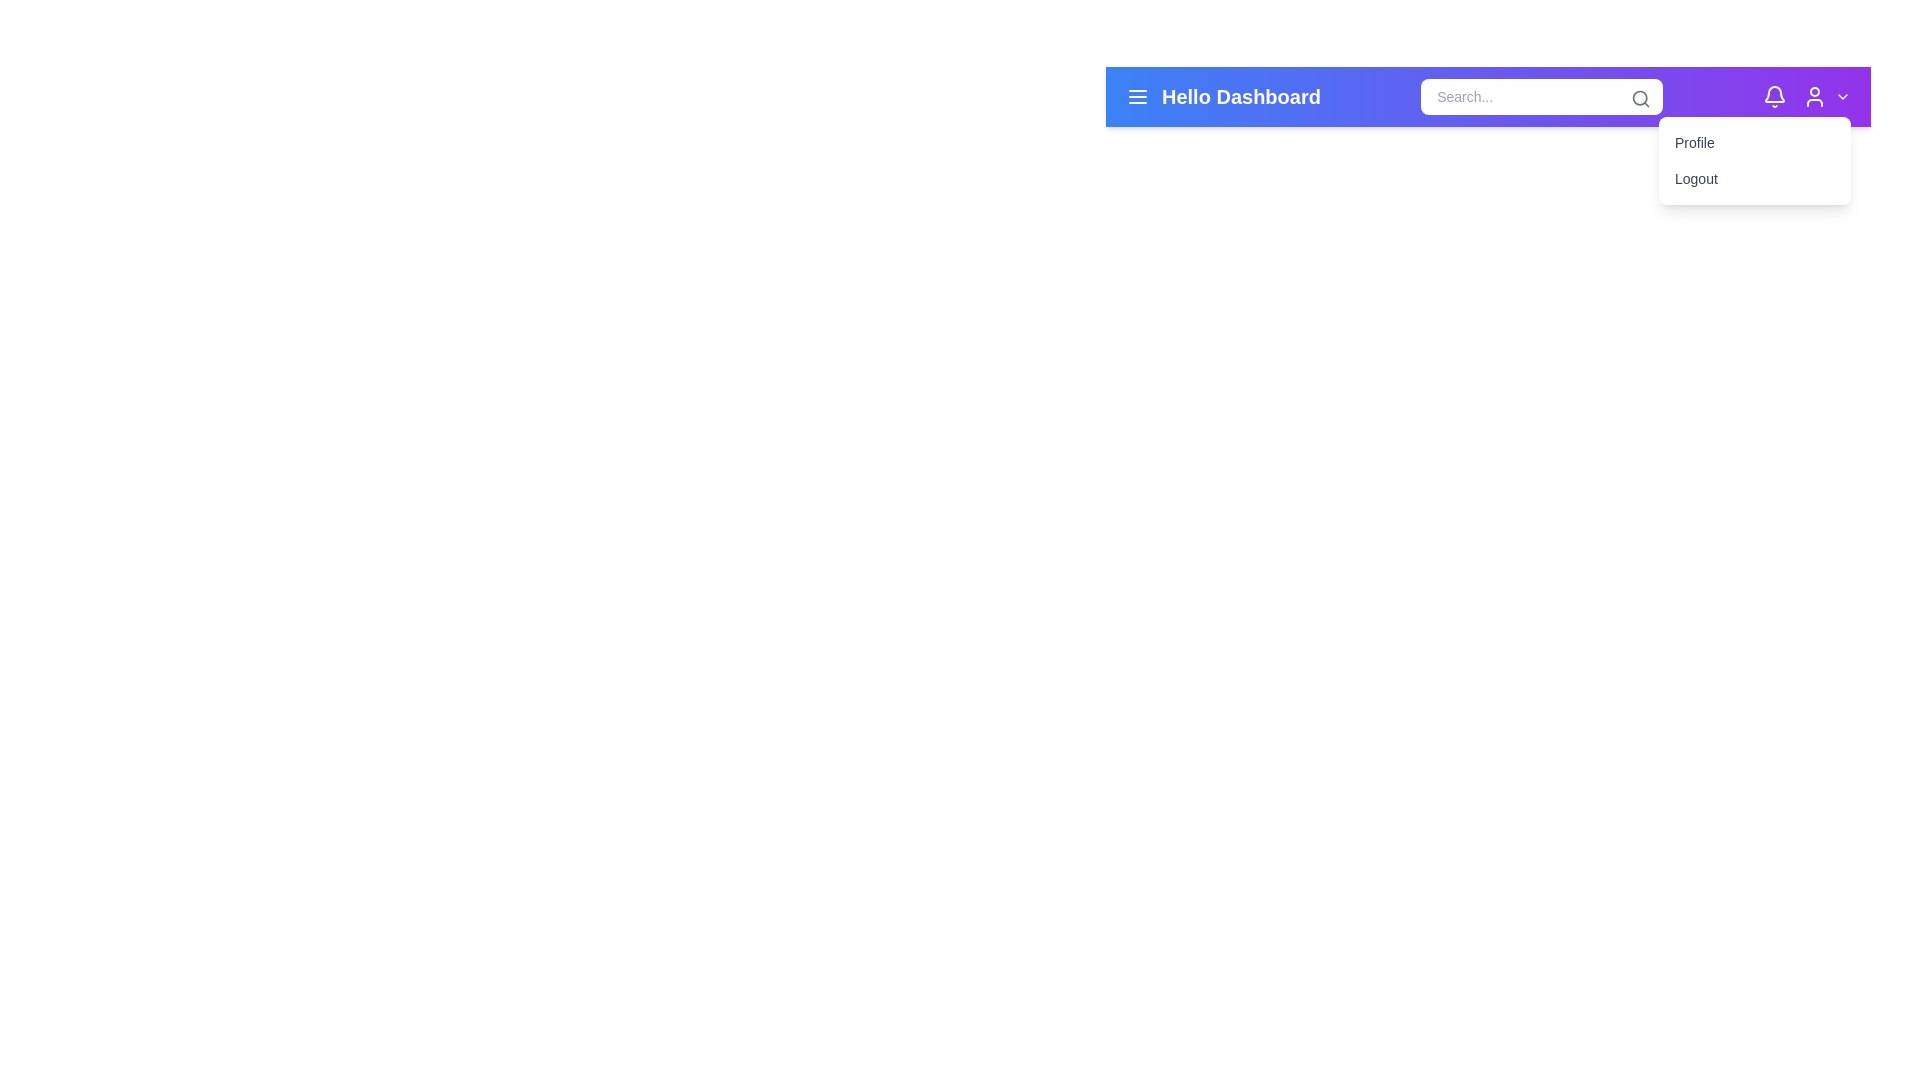 The image size is (1920, 1080). What do you see at coordinates (1222, 96) in the screenshot?
I see `the static text label displaying 'Hello Dashboard' in bold white font on a vibrant blue background located at the top-left corner of the navigation bar` at bounding box center [1222, 96].